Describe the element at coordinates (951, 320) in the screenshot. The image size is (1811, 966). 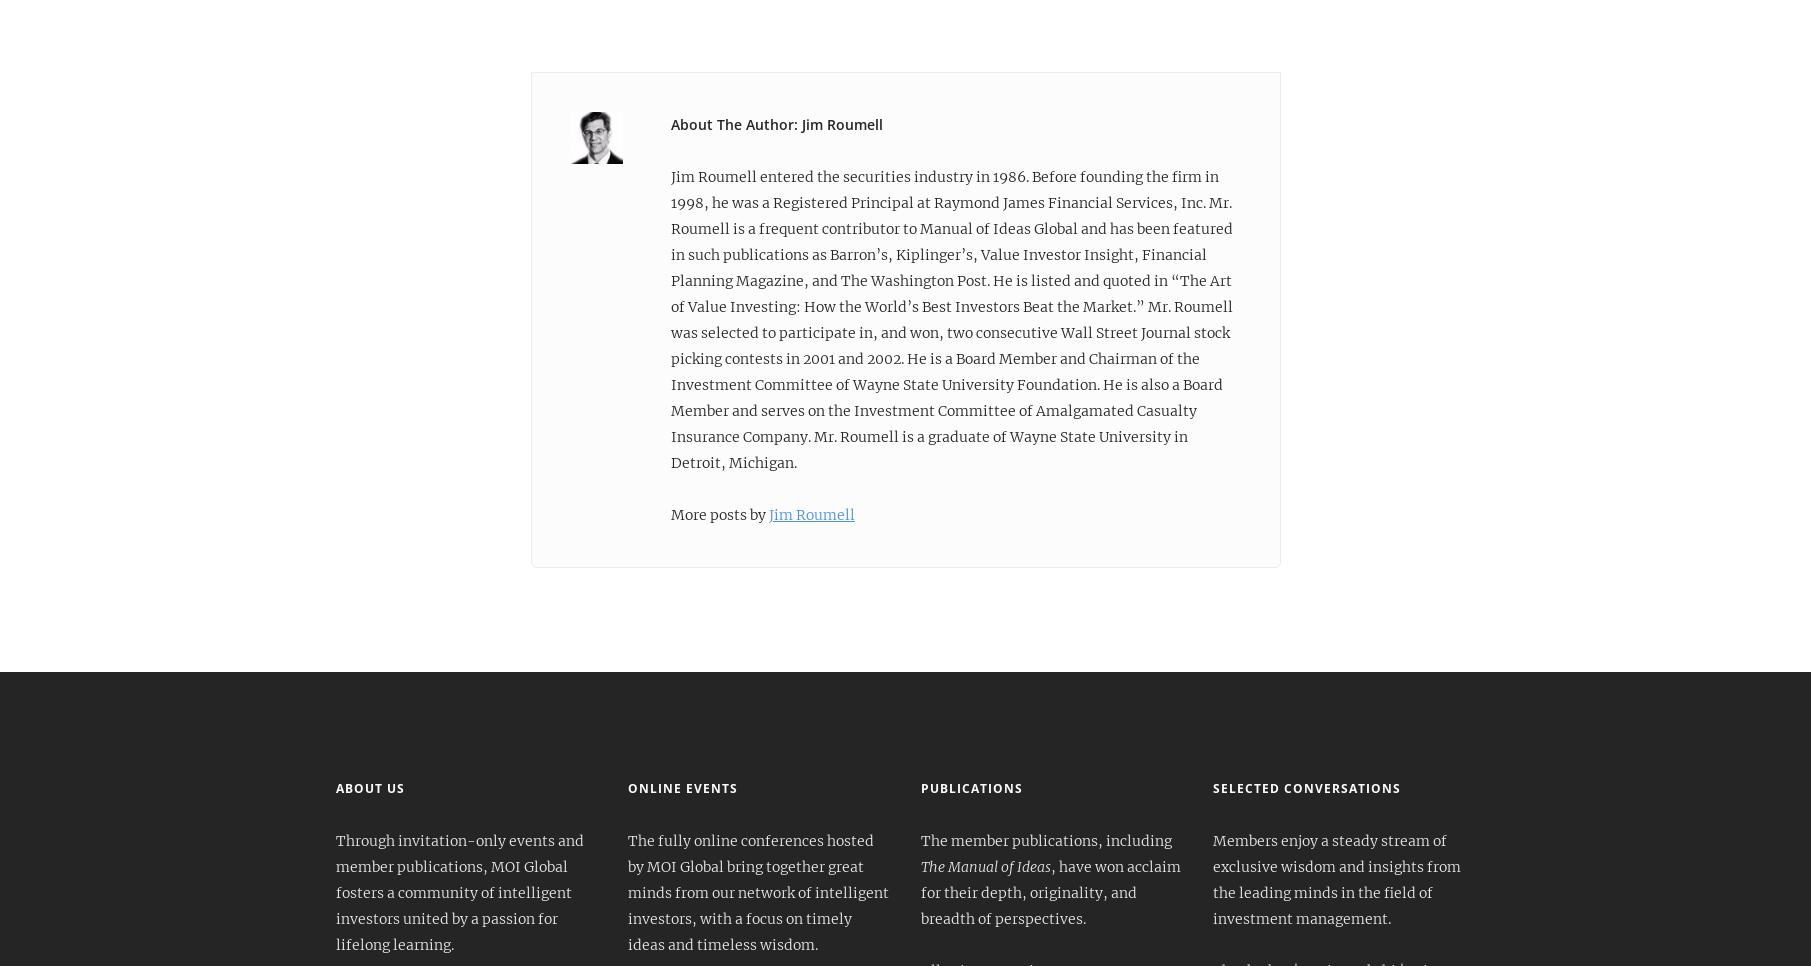
I see `'Jim Roumell entered the securities industry in 1986. Before founding the firm in 1998, he was a Registered Principal at Raymond James Financial Services, Inc. Mr. Roumell is a frequent contributor to Manual of Ideas Global and has been featured in such publications as Barron’s, Kiplinger’s, Value Investor Insight, Financial Planning Magazine, and The Washington Post. He is listed and quoted in “The Art of Value Investing: How the World’s Best Investors Beat the Market.” Mr. Roumell was selected to participate in, and won, two consecutive Wall Street Journal stock picking contests in 2001 and 2002. He is a Board Member and Chairman of the Investment Committee of Wayne State University Foundation. He is also a Board Member and serves on the Investment Committee of Amalgamated Casualty Insurance Company. Mr. Roumell is a graduate of Wayne State University in Detroit, Michigan.'` at that location.